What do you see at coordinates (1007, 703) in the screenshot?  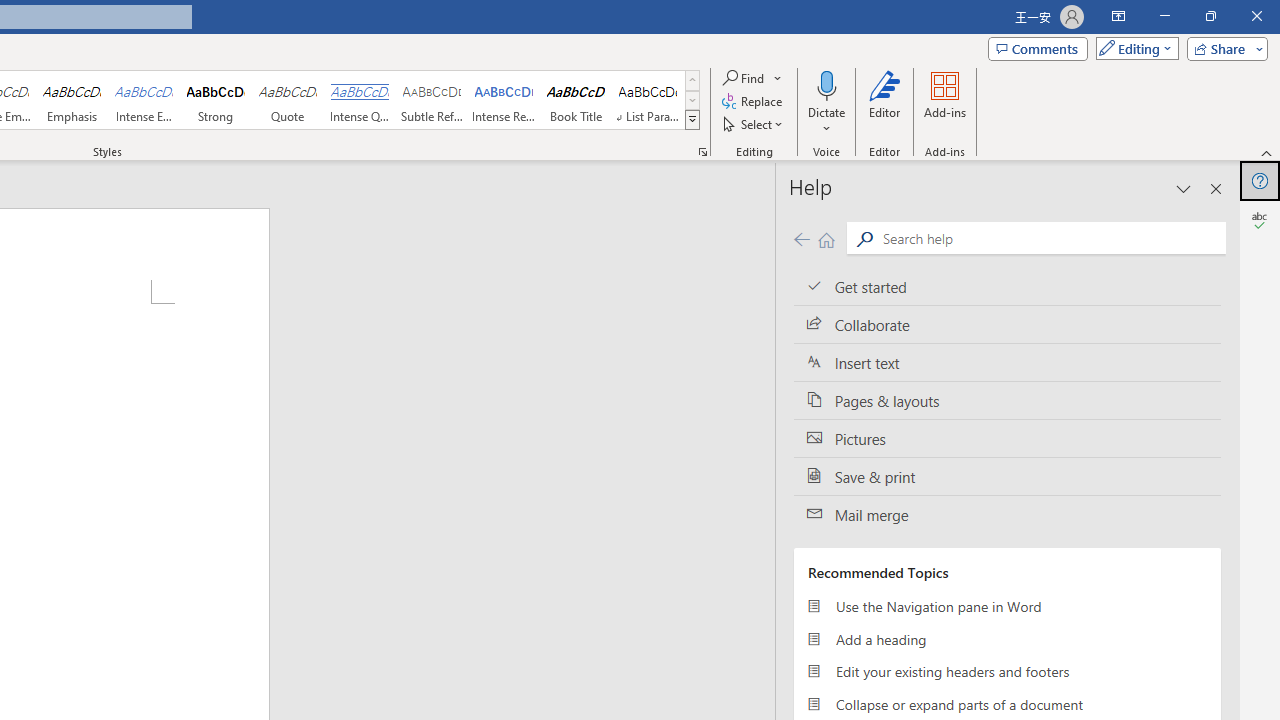 I see `'Collapse or expand parts of a document'` at bounding box center [1007, 703].